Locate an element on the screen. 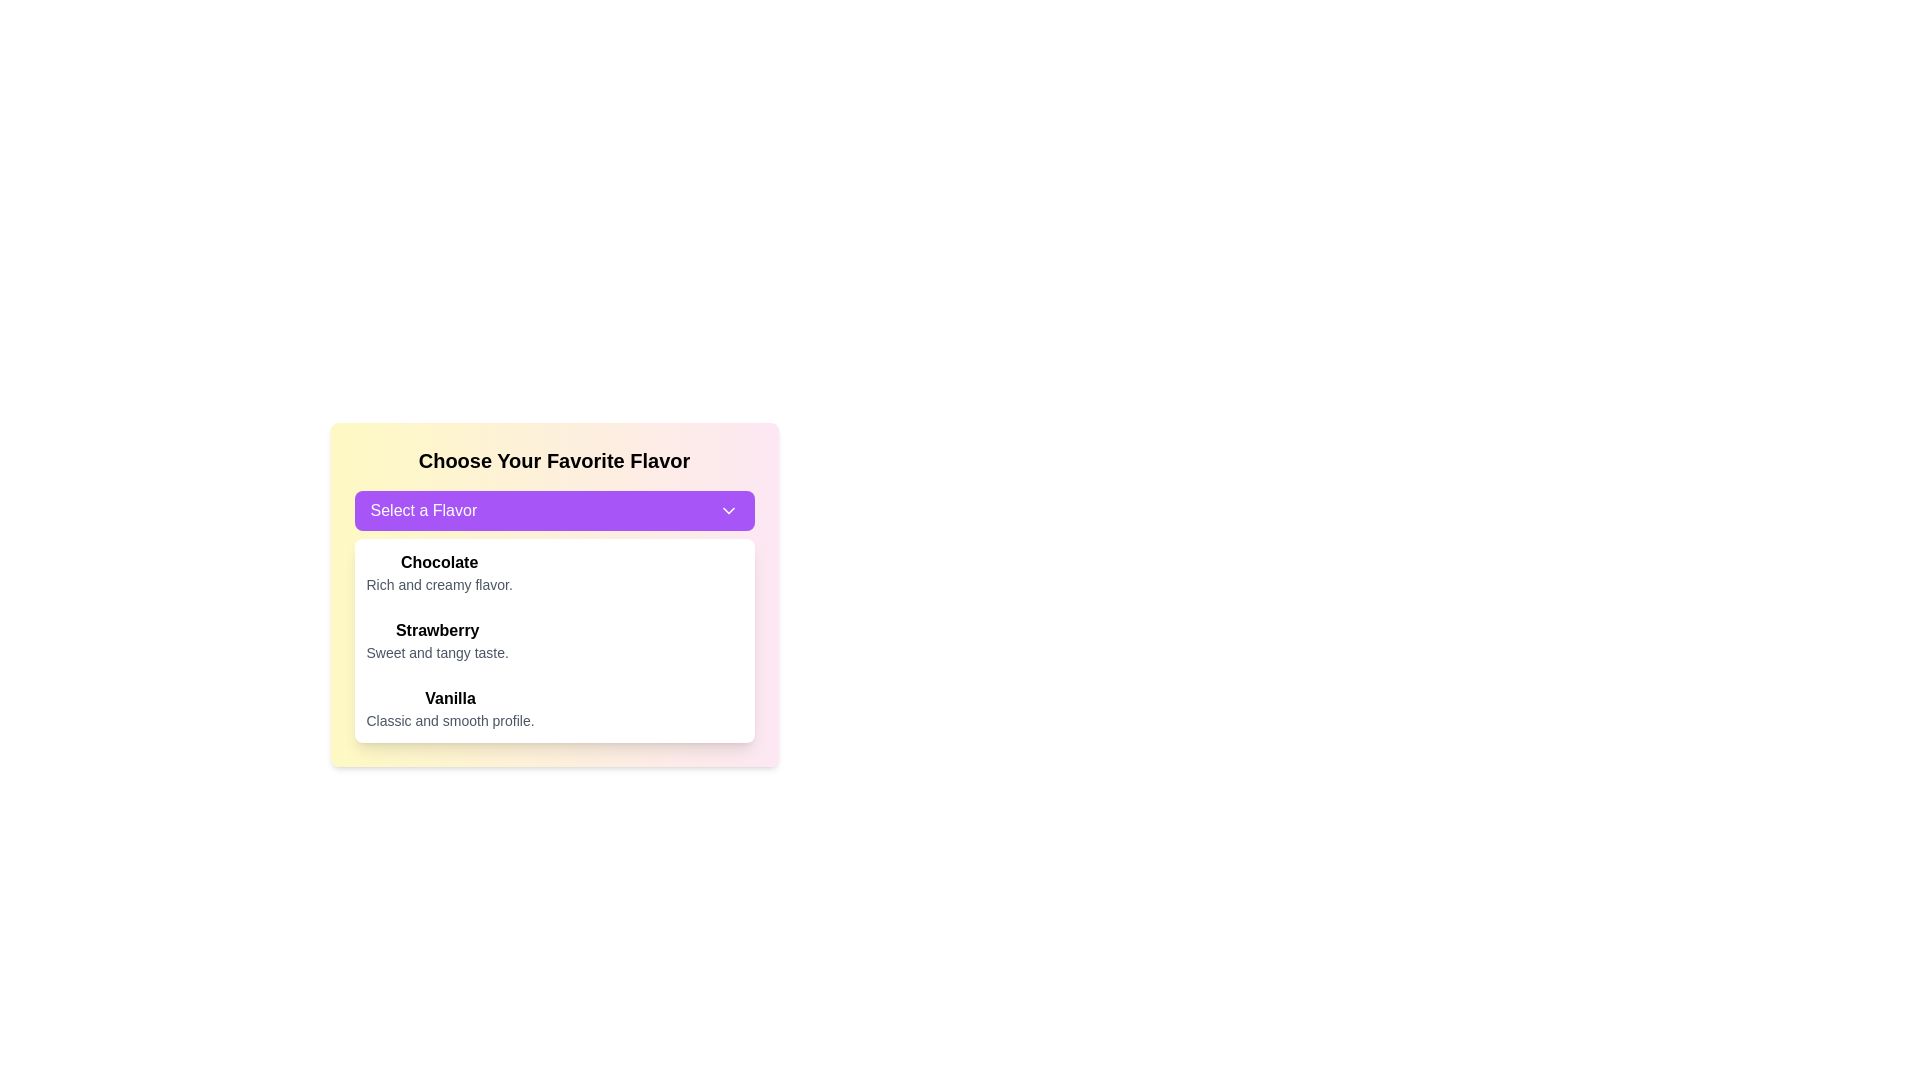  the first list item labeled 'Chocolate' is located at coordinates (554, 573).